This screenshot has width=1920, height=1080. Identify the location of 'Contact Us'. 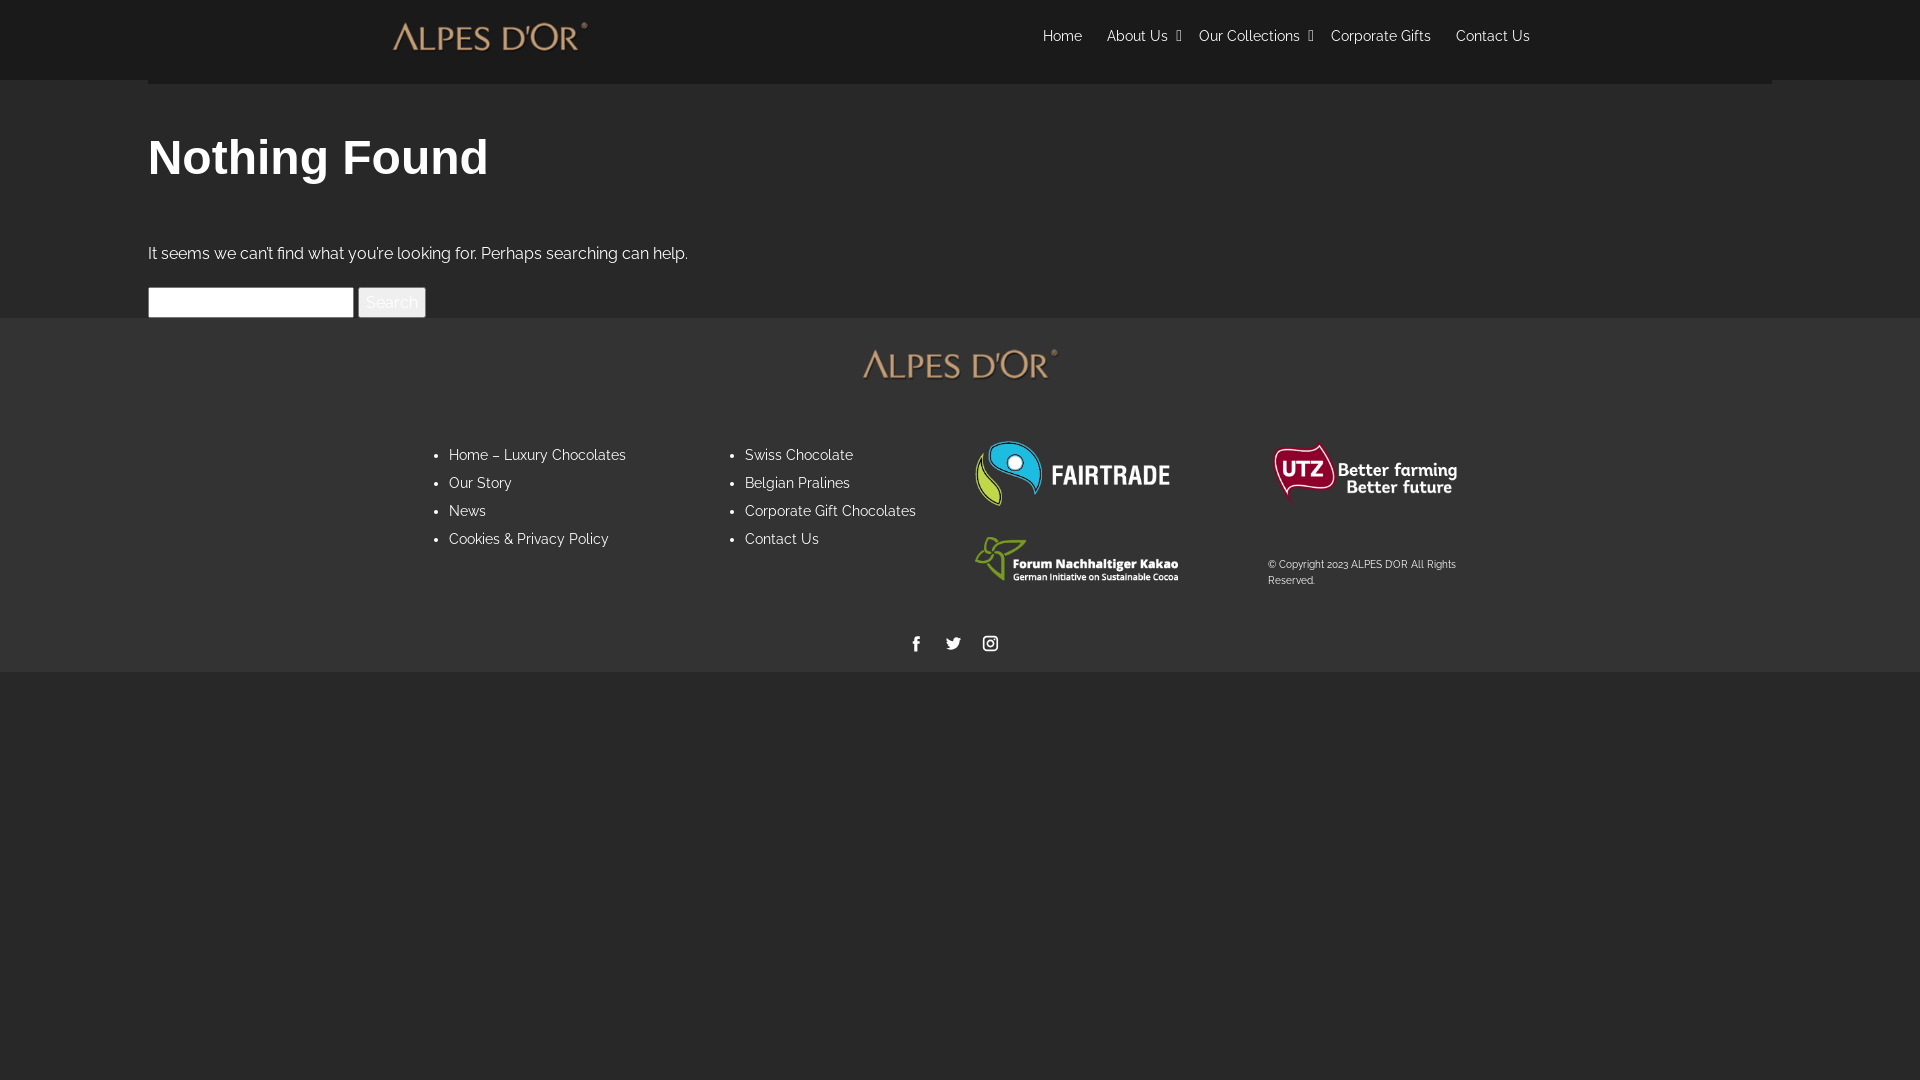
(1492, 36).